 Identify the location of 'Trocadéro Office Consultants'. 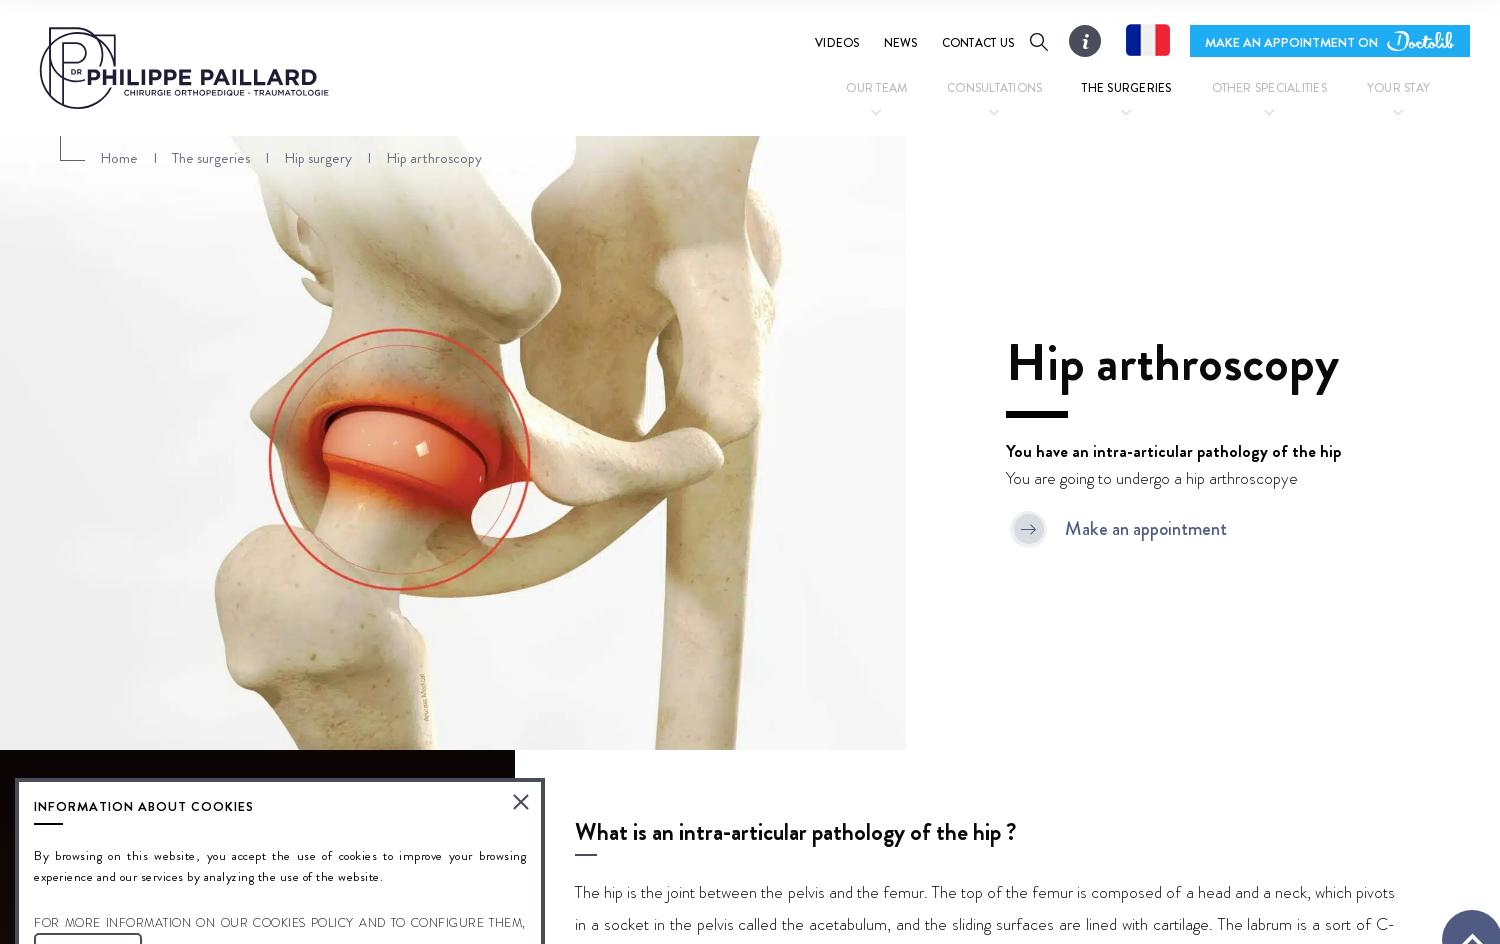
(921, 203).